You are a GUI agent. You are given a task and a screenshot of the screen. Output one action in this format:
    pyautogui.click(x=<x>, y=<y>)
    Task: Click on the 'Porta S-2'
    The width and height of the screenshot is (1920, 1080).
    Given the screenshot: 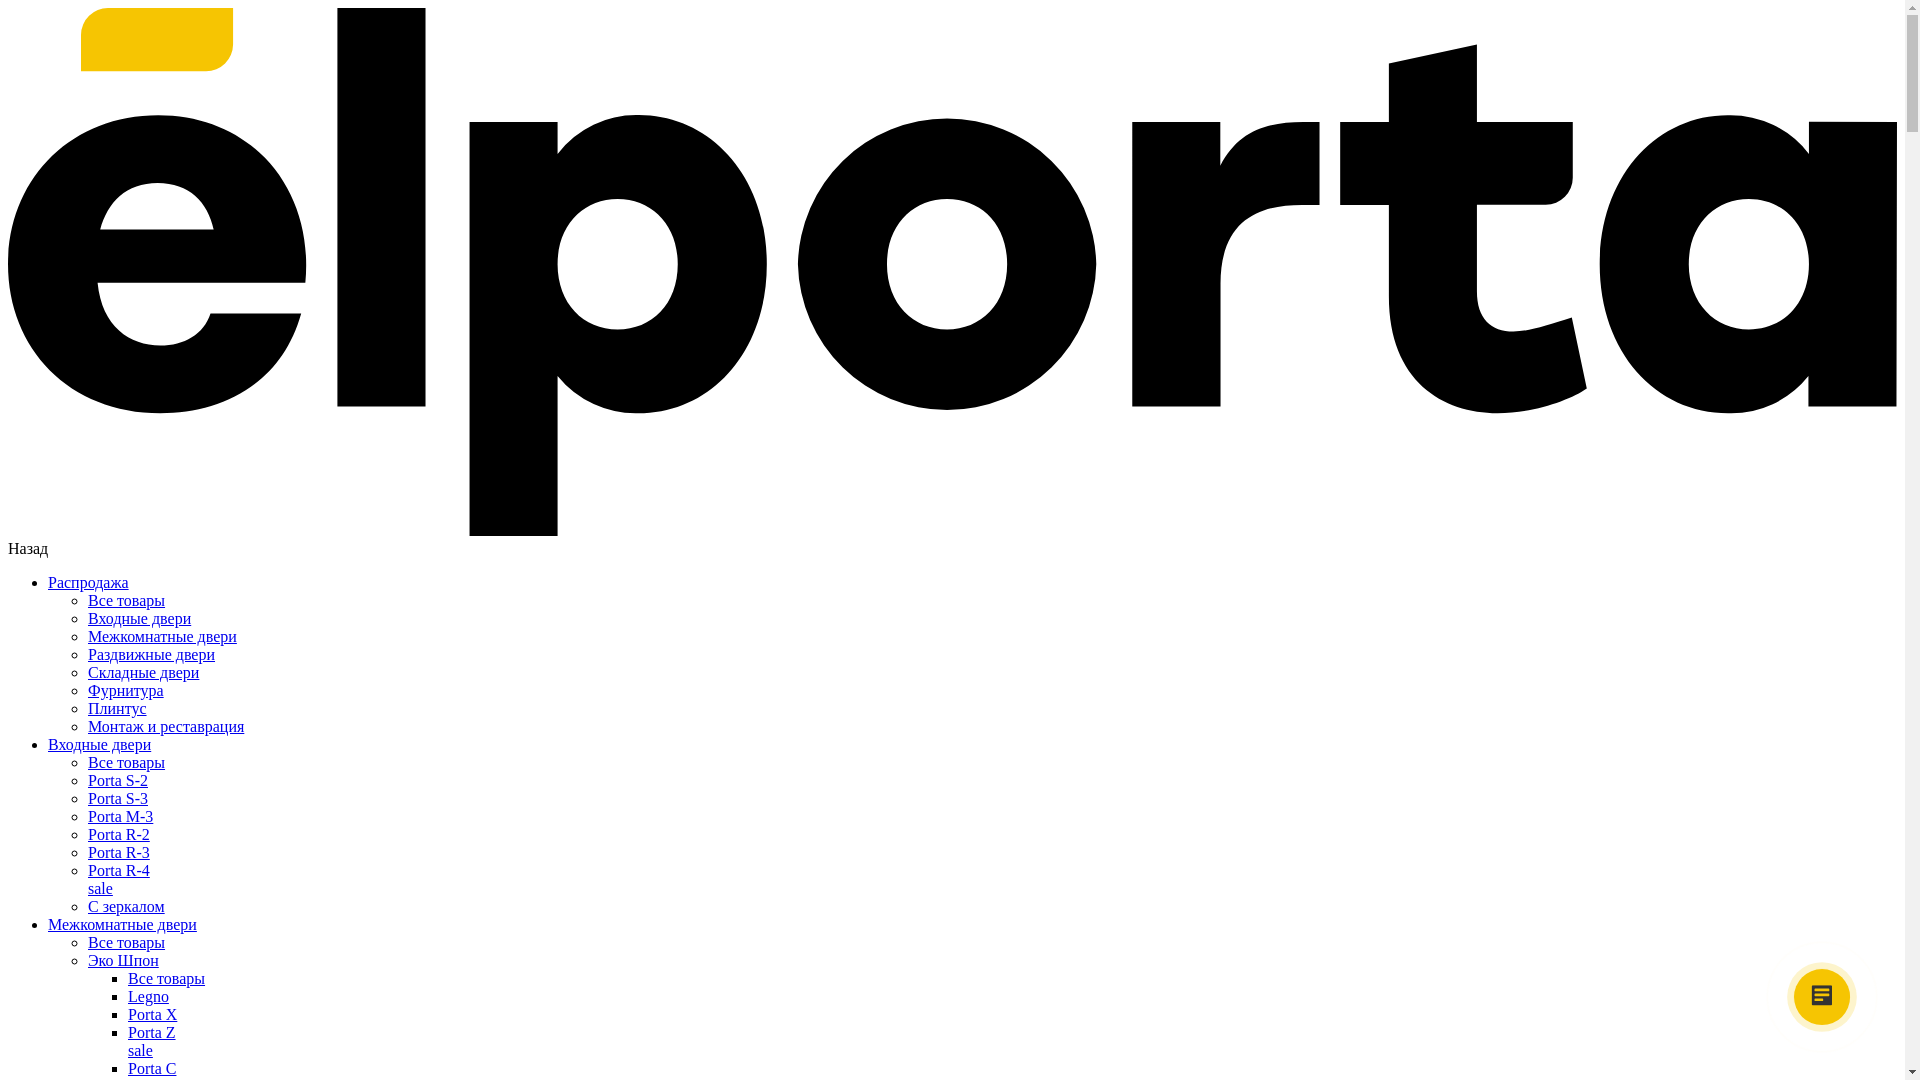 What is the action you would take?
    pyautogui.click(x=117, y=779)
    